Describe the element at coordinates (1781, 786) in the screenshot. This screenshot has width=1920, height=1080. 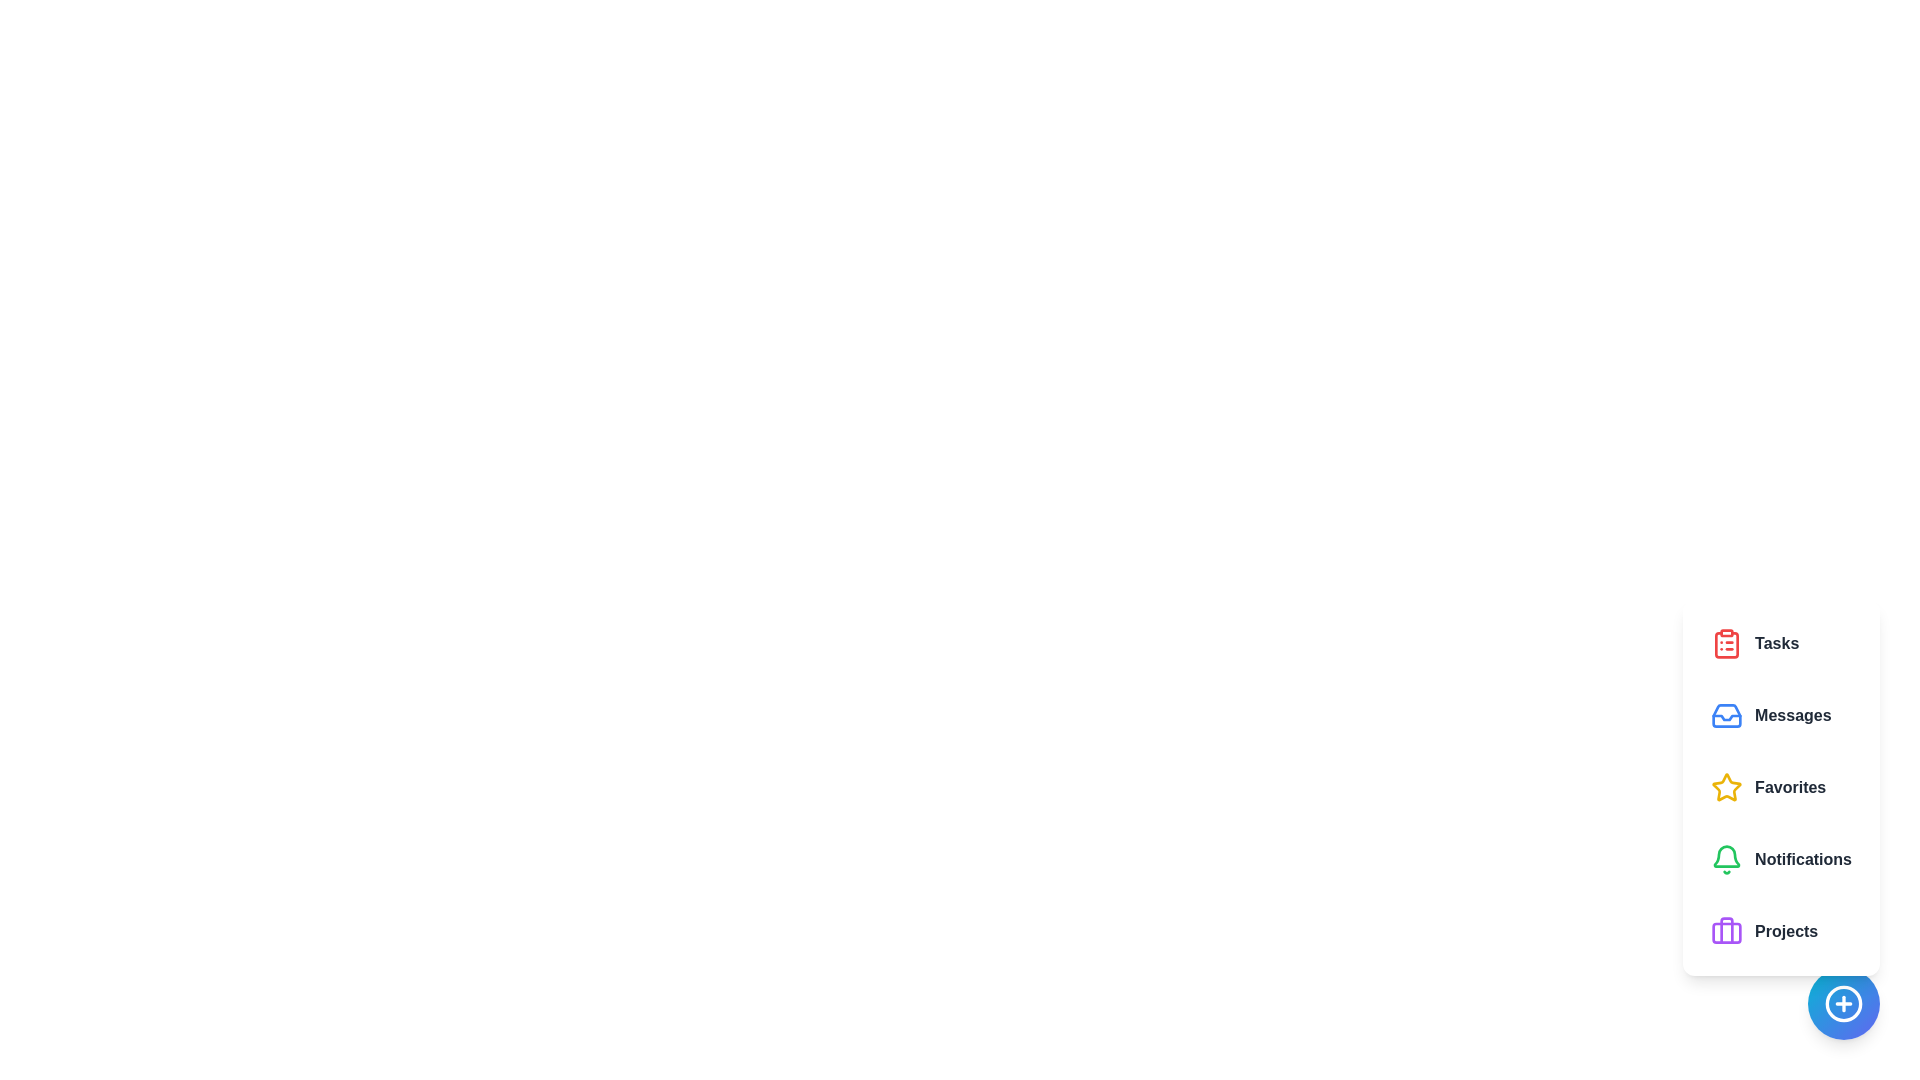
I see `the button labeled Favorites to observe visual feedback` at that location.